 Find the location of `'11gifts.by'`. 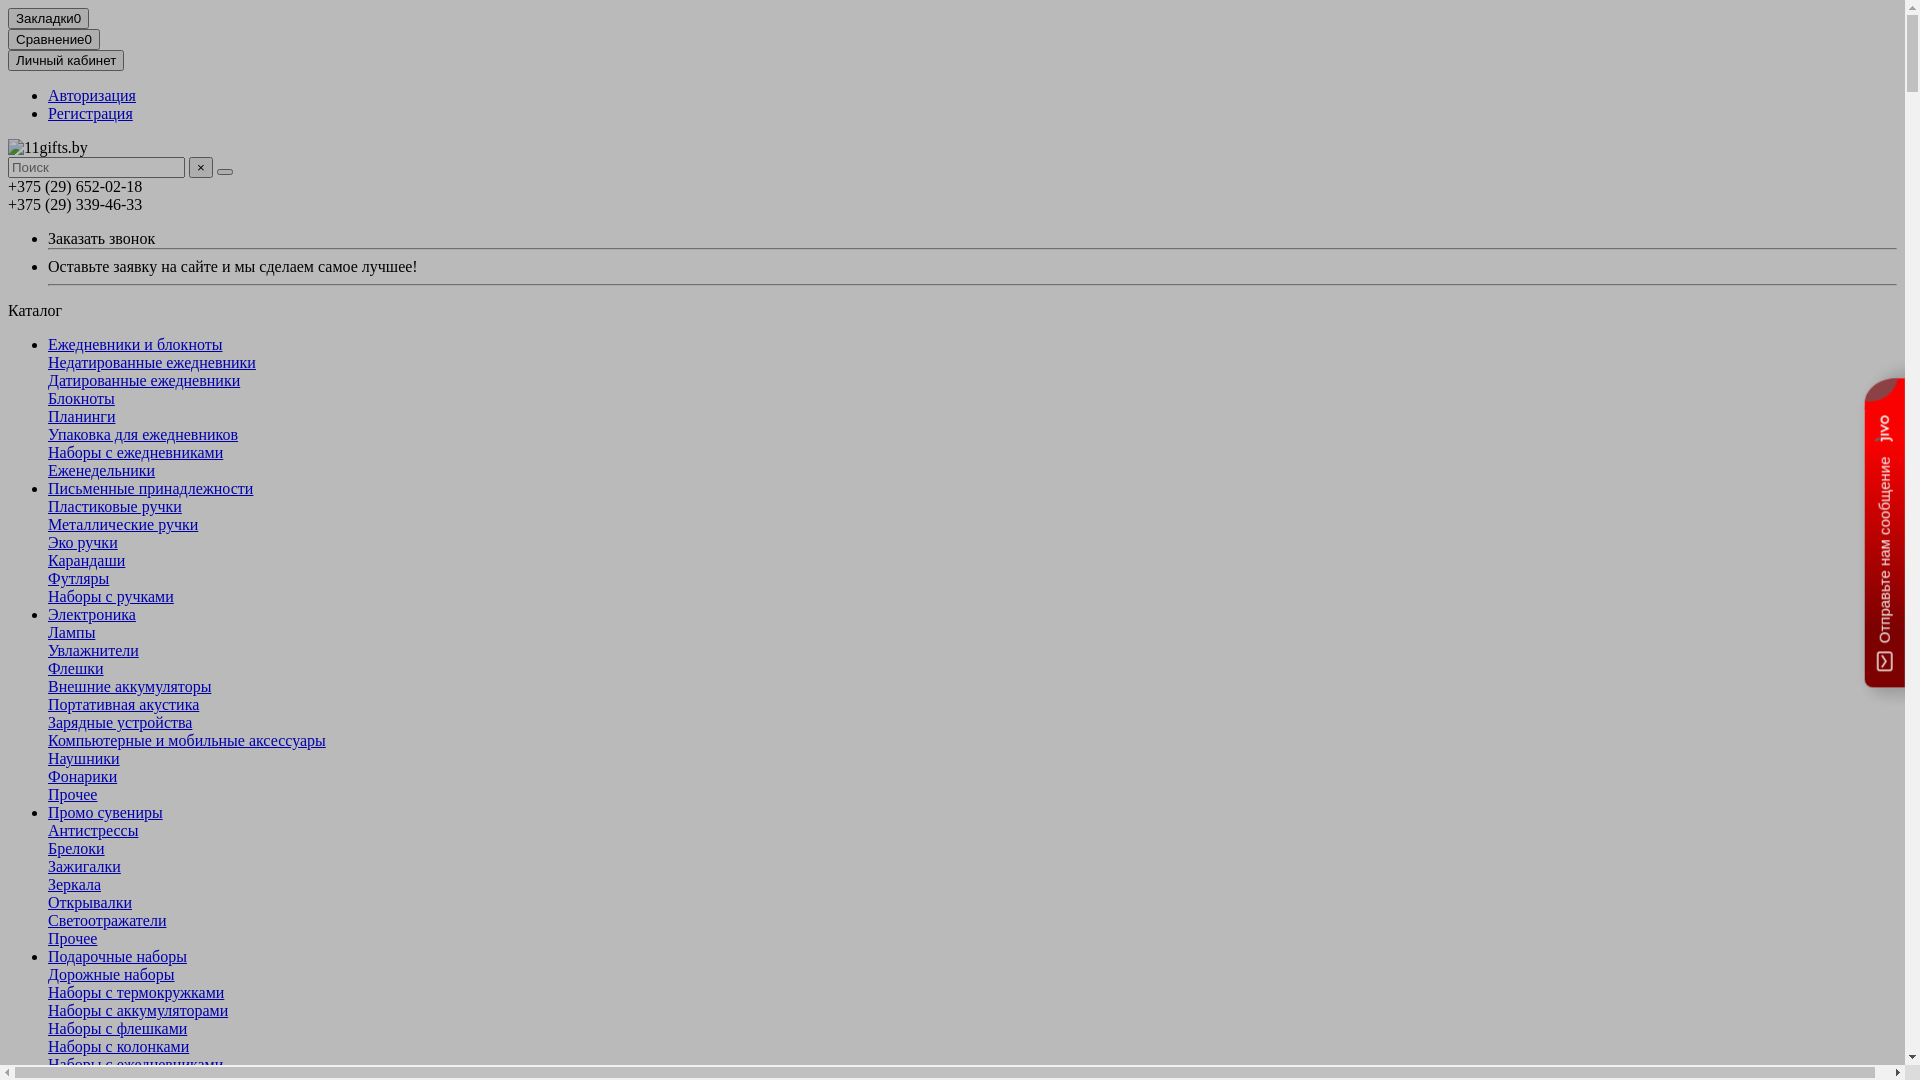

'11gifts.by' is located at coordinates (48, 146).